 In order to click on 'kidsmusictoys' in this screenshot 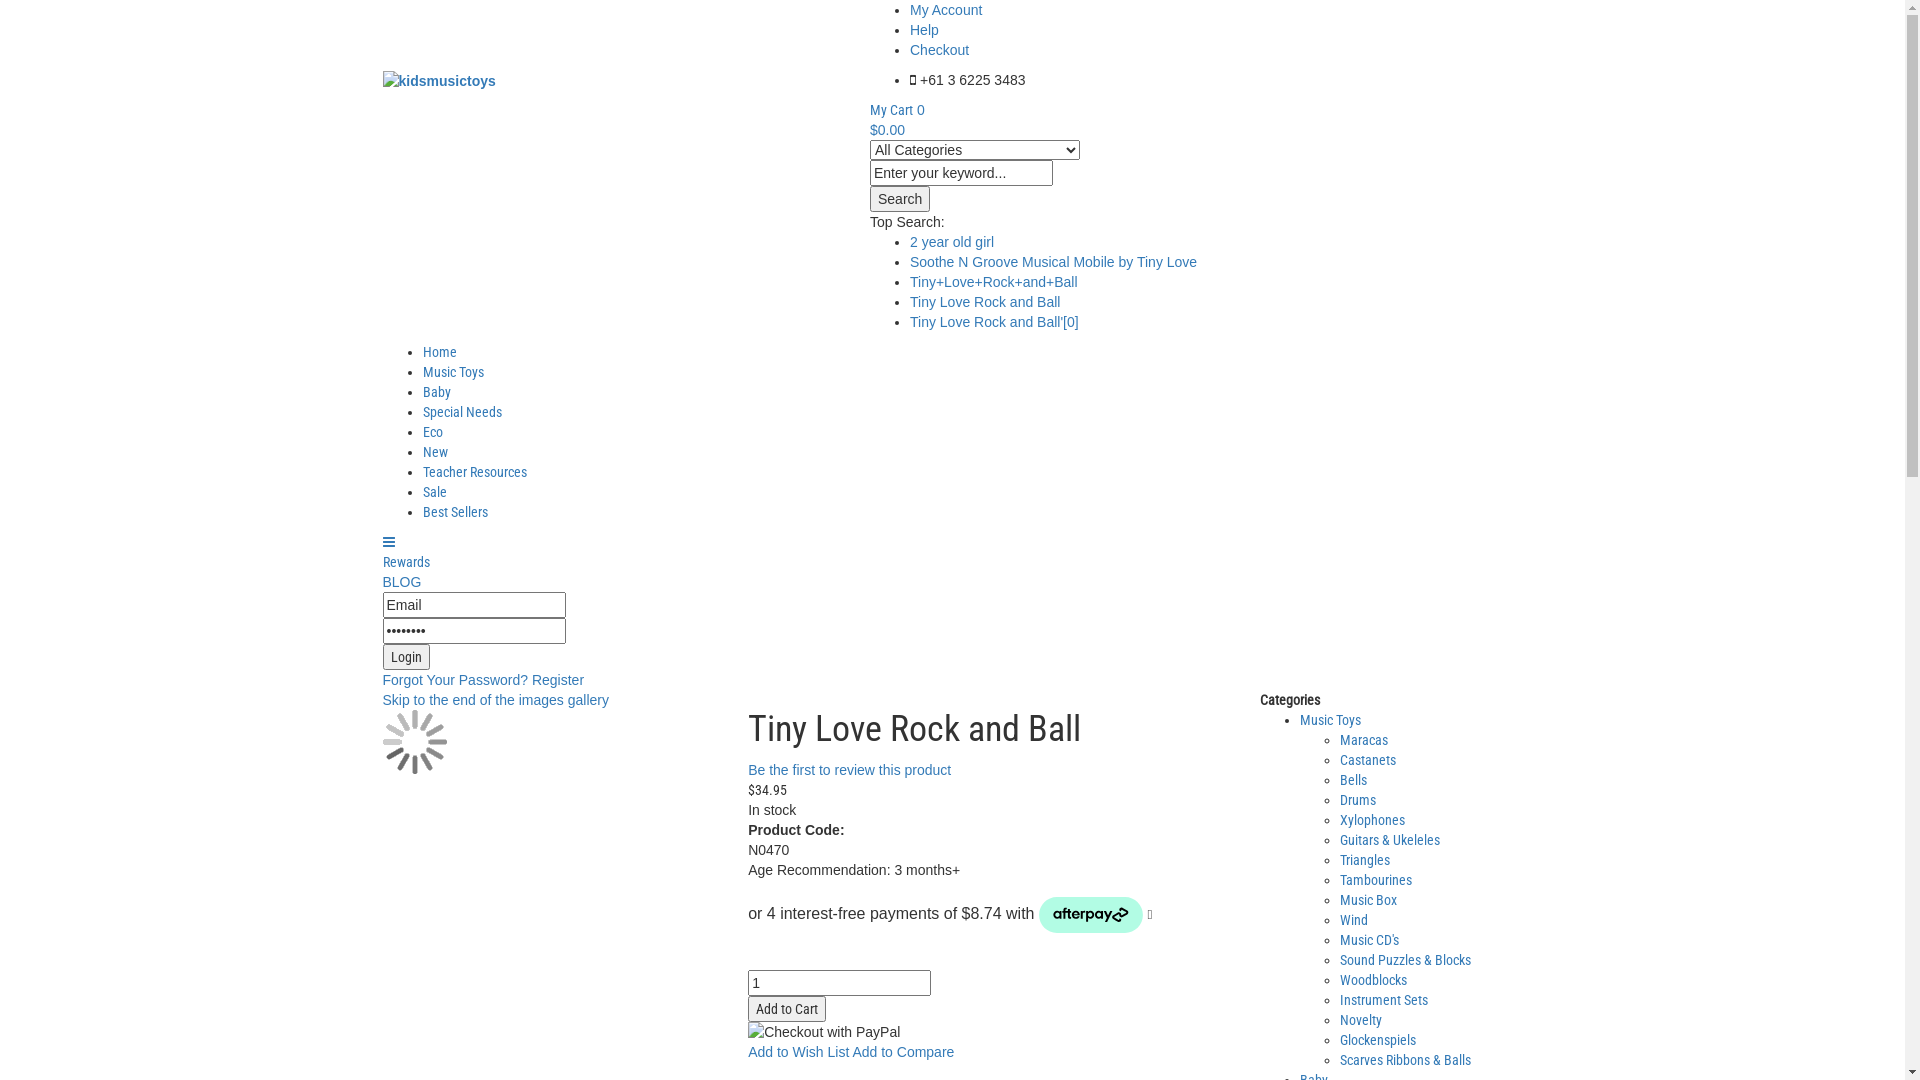, I will do `click(382, 79)`.